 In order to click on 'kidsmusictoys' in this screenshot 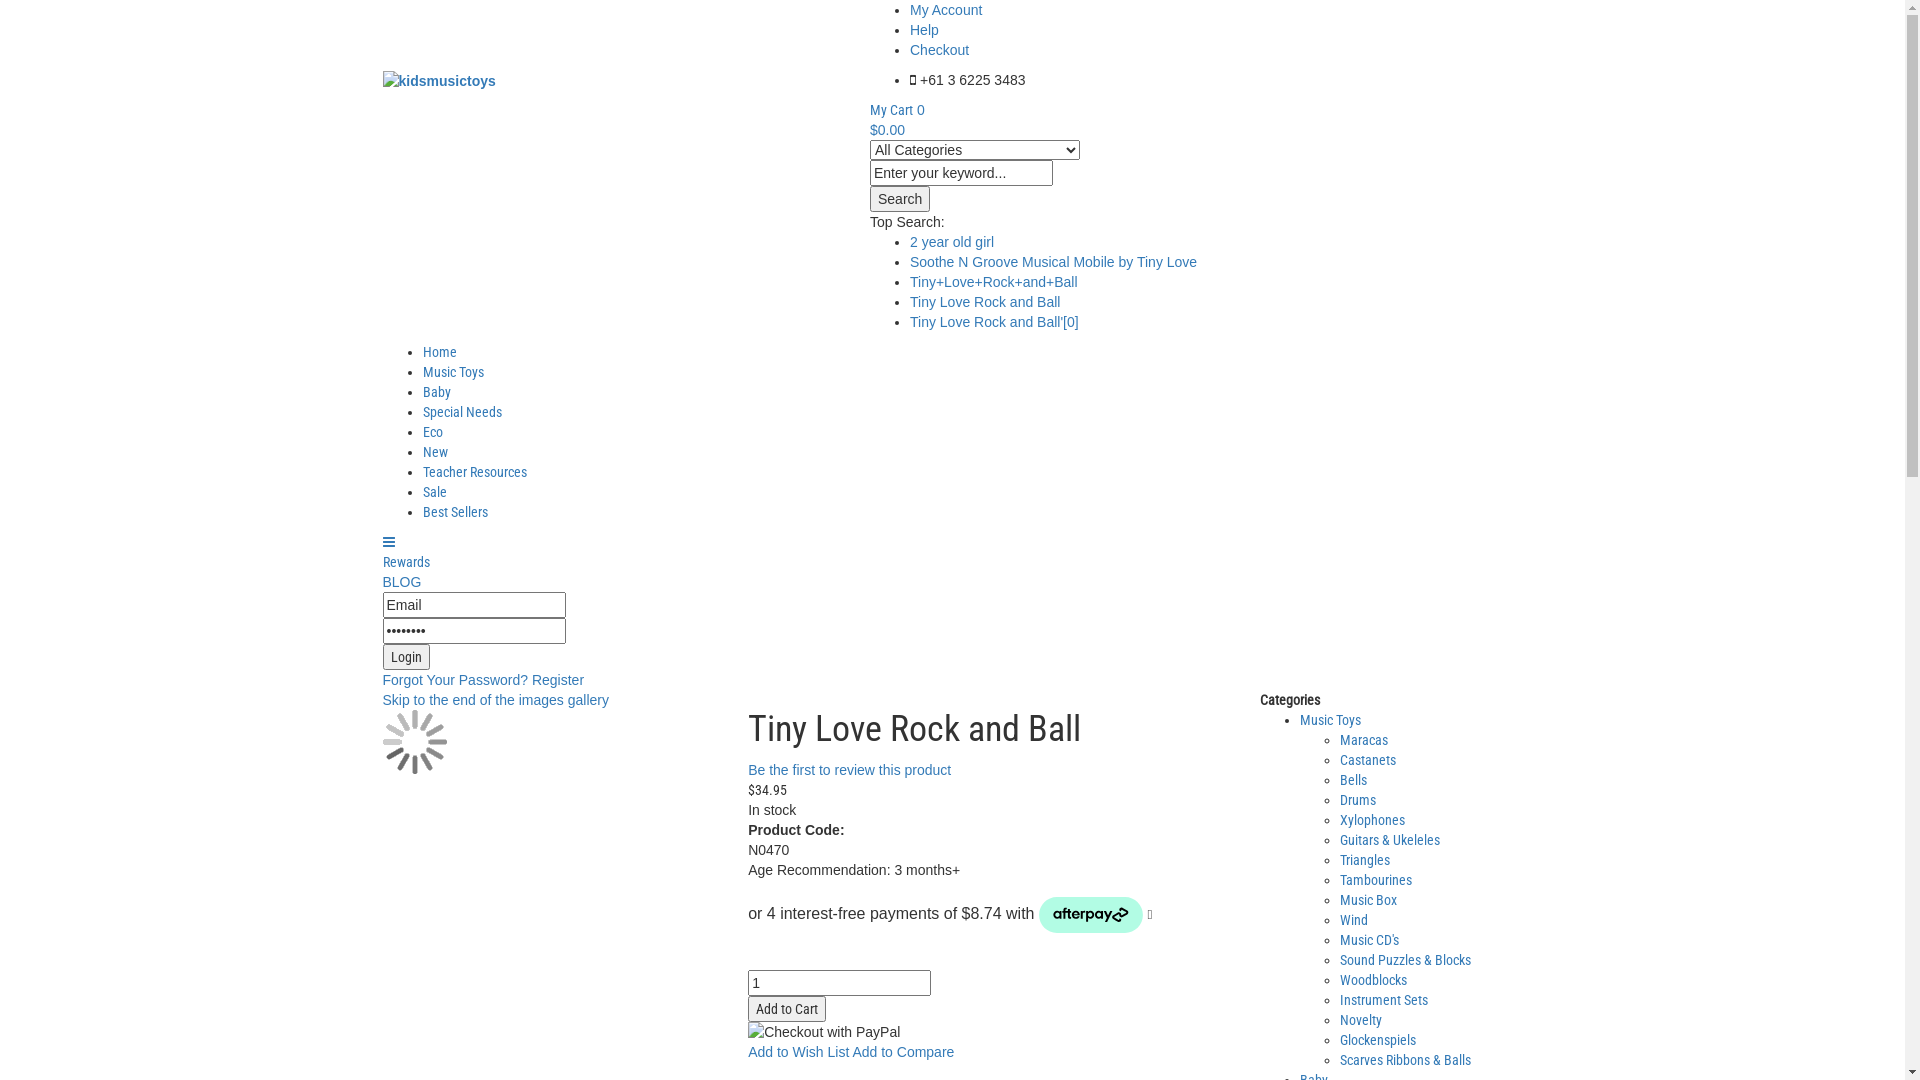, I will do `click(382, 79)`.